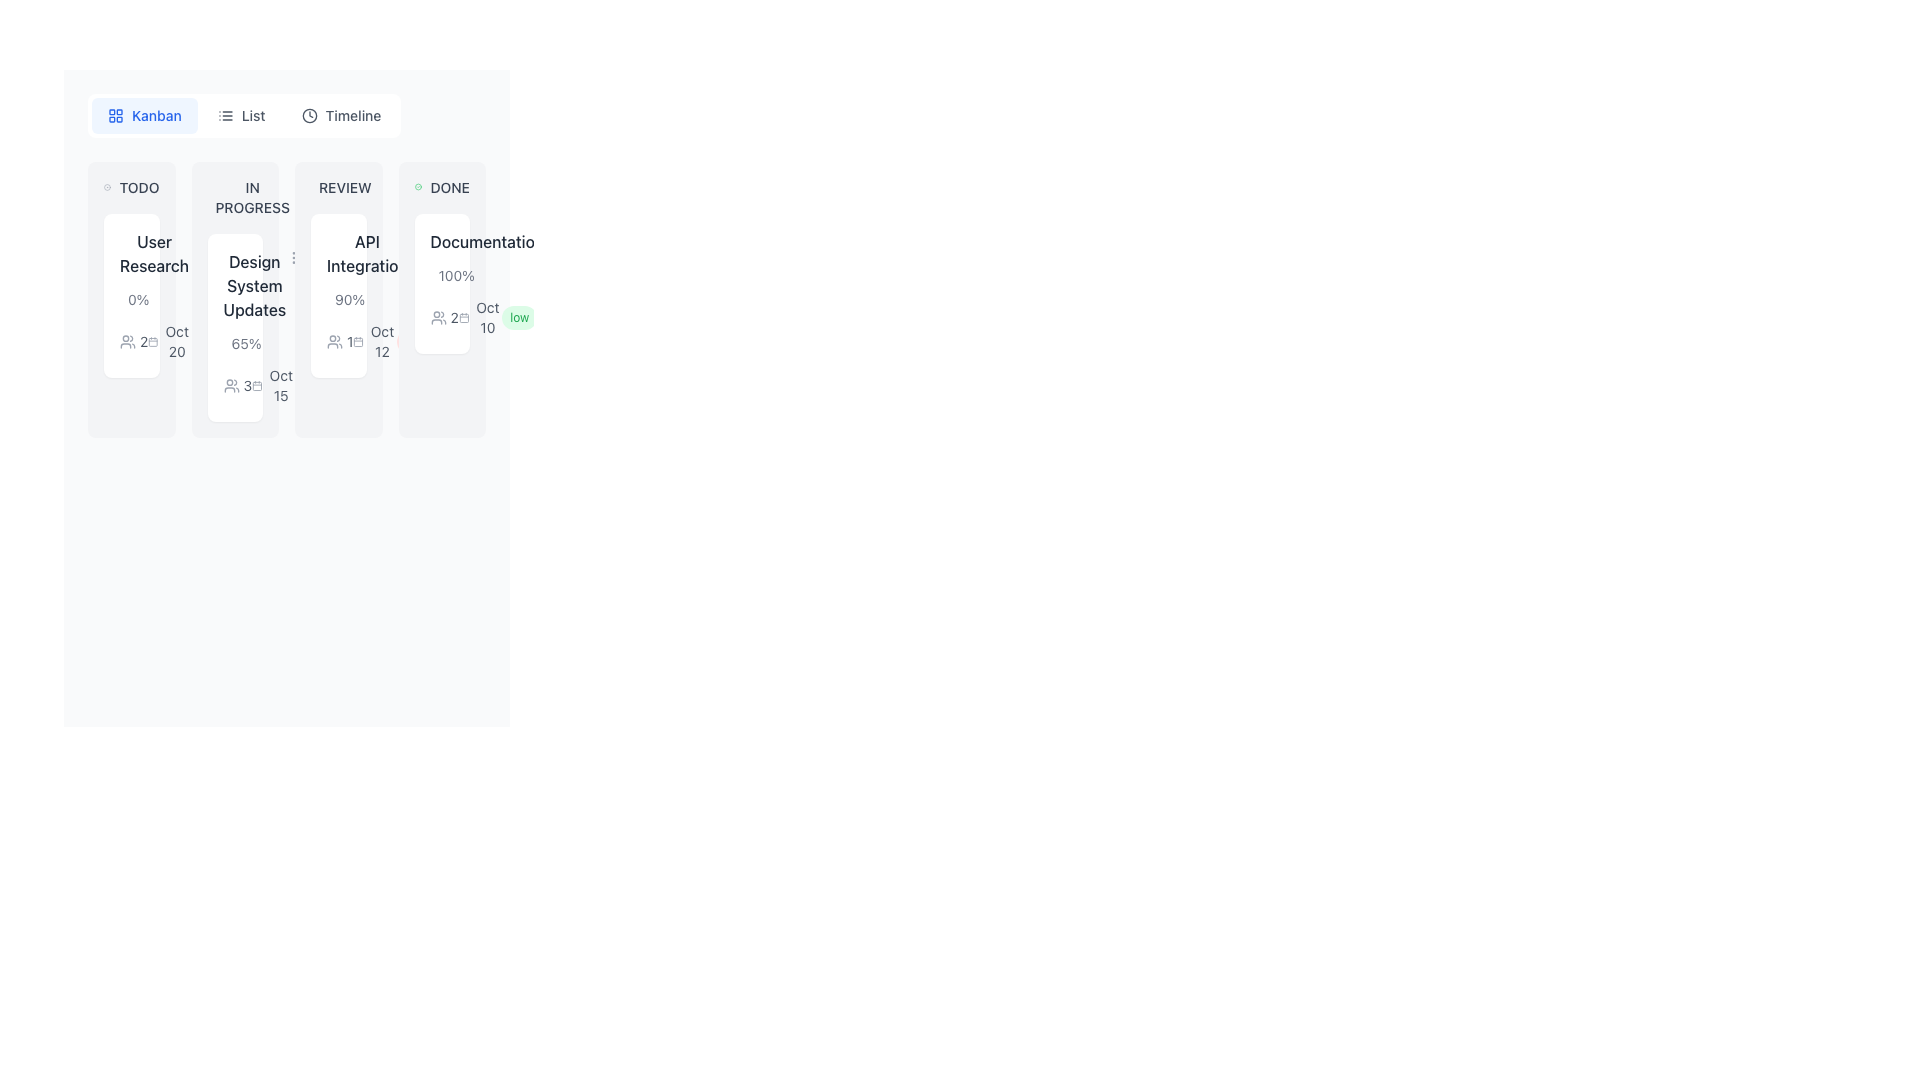 This screenshot has width=1920, height=1080. Describe the element at coordinates (235, 370) in the screenshot. I see `the Information Display Component located within the 'Design System Updates' card in the 'In Progress' column to interact with the underlying details` at that location.